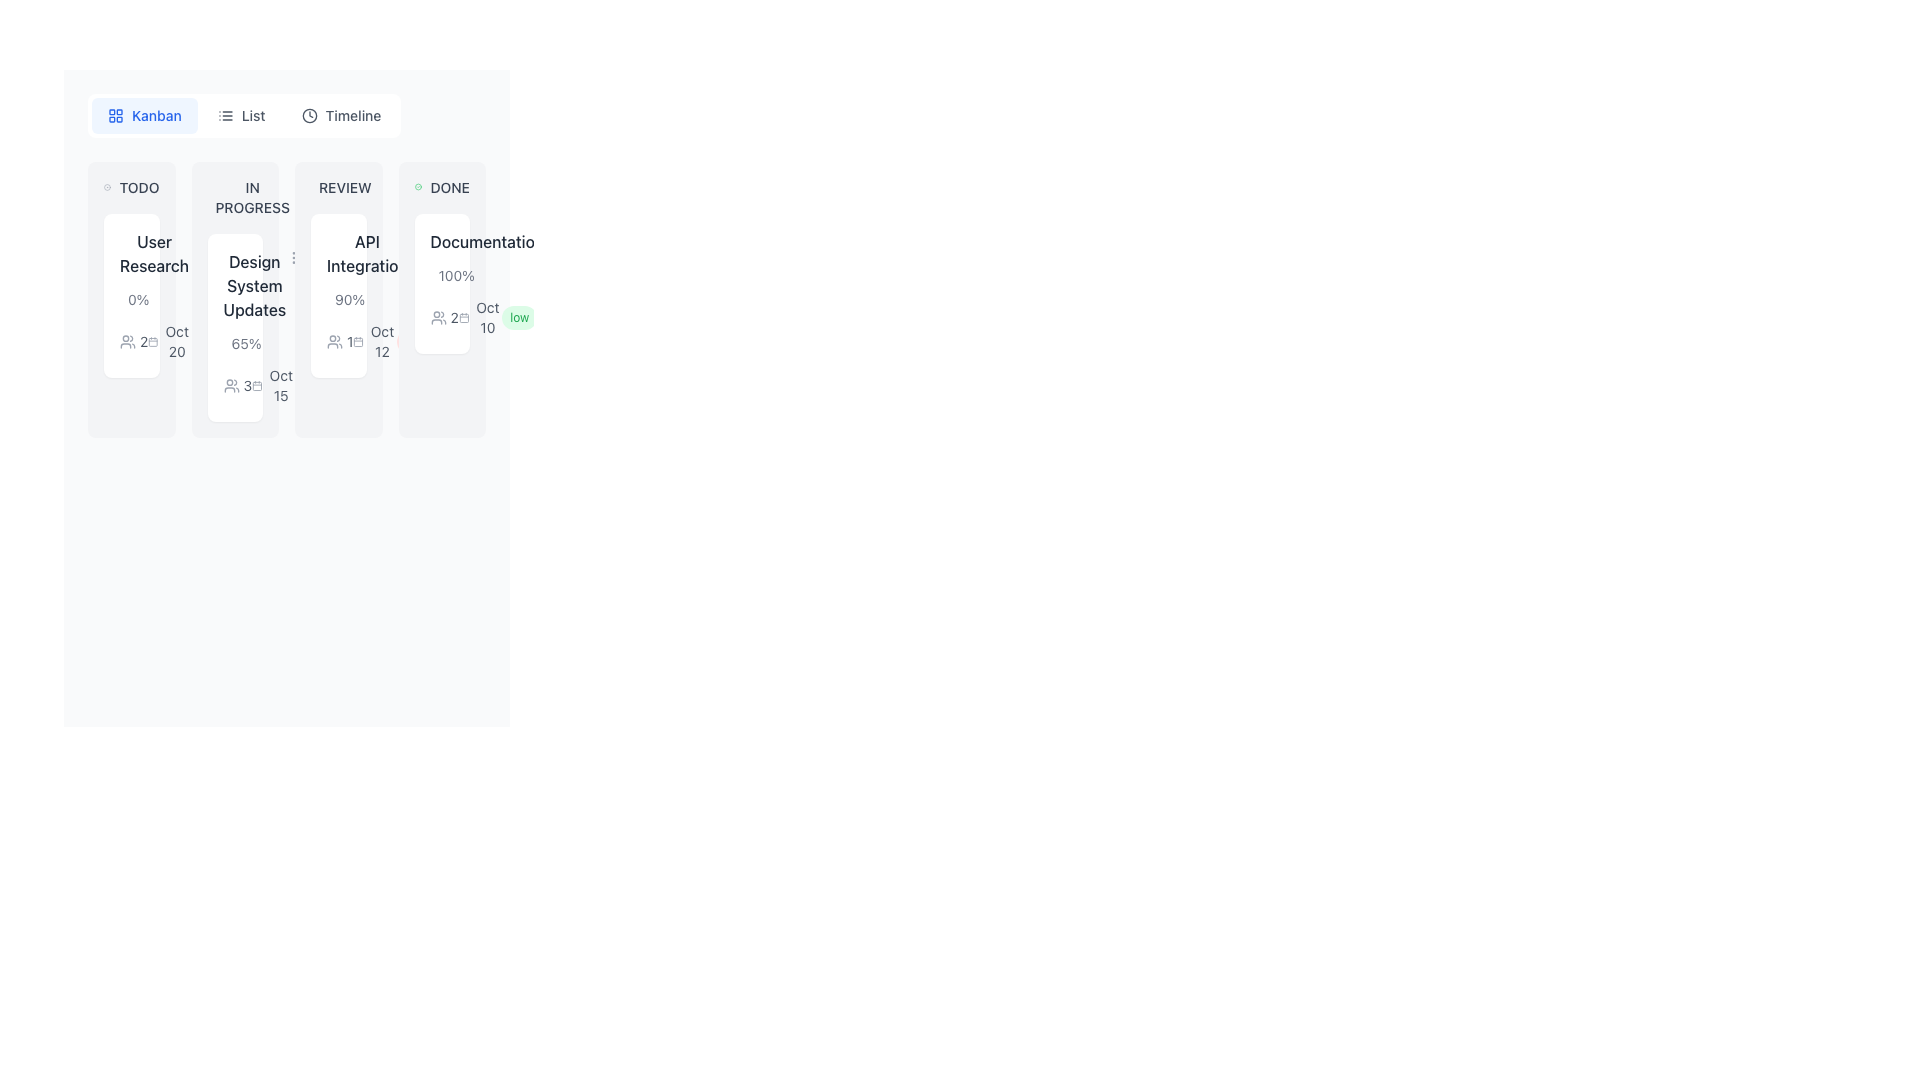 This screenshot has width=1920, height=1080. Describe the element at coordinates (235, 370) in the screenshot. I see `the Information Display Component located within the 'Design System Updates' card in the 'In Progress' column to interact with the underlying details` at that location.